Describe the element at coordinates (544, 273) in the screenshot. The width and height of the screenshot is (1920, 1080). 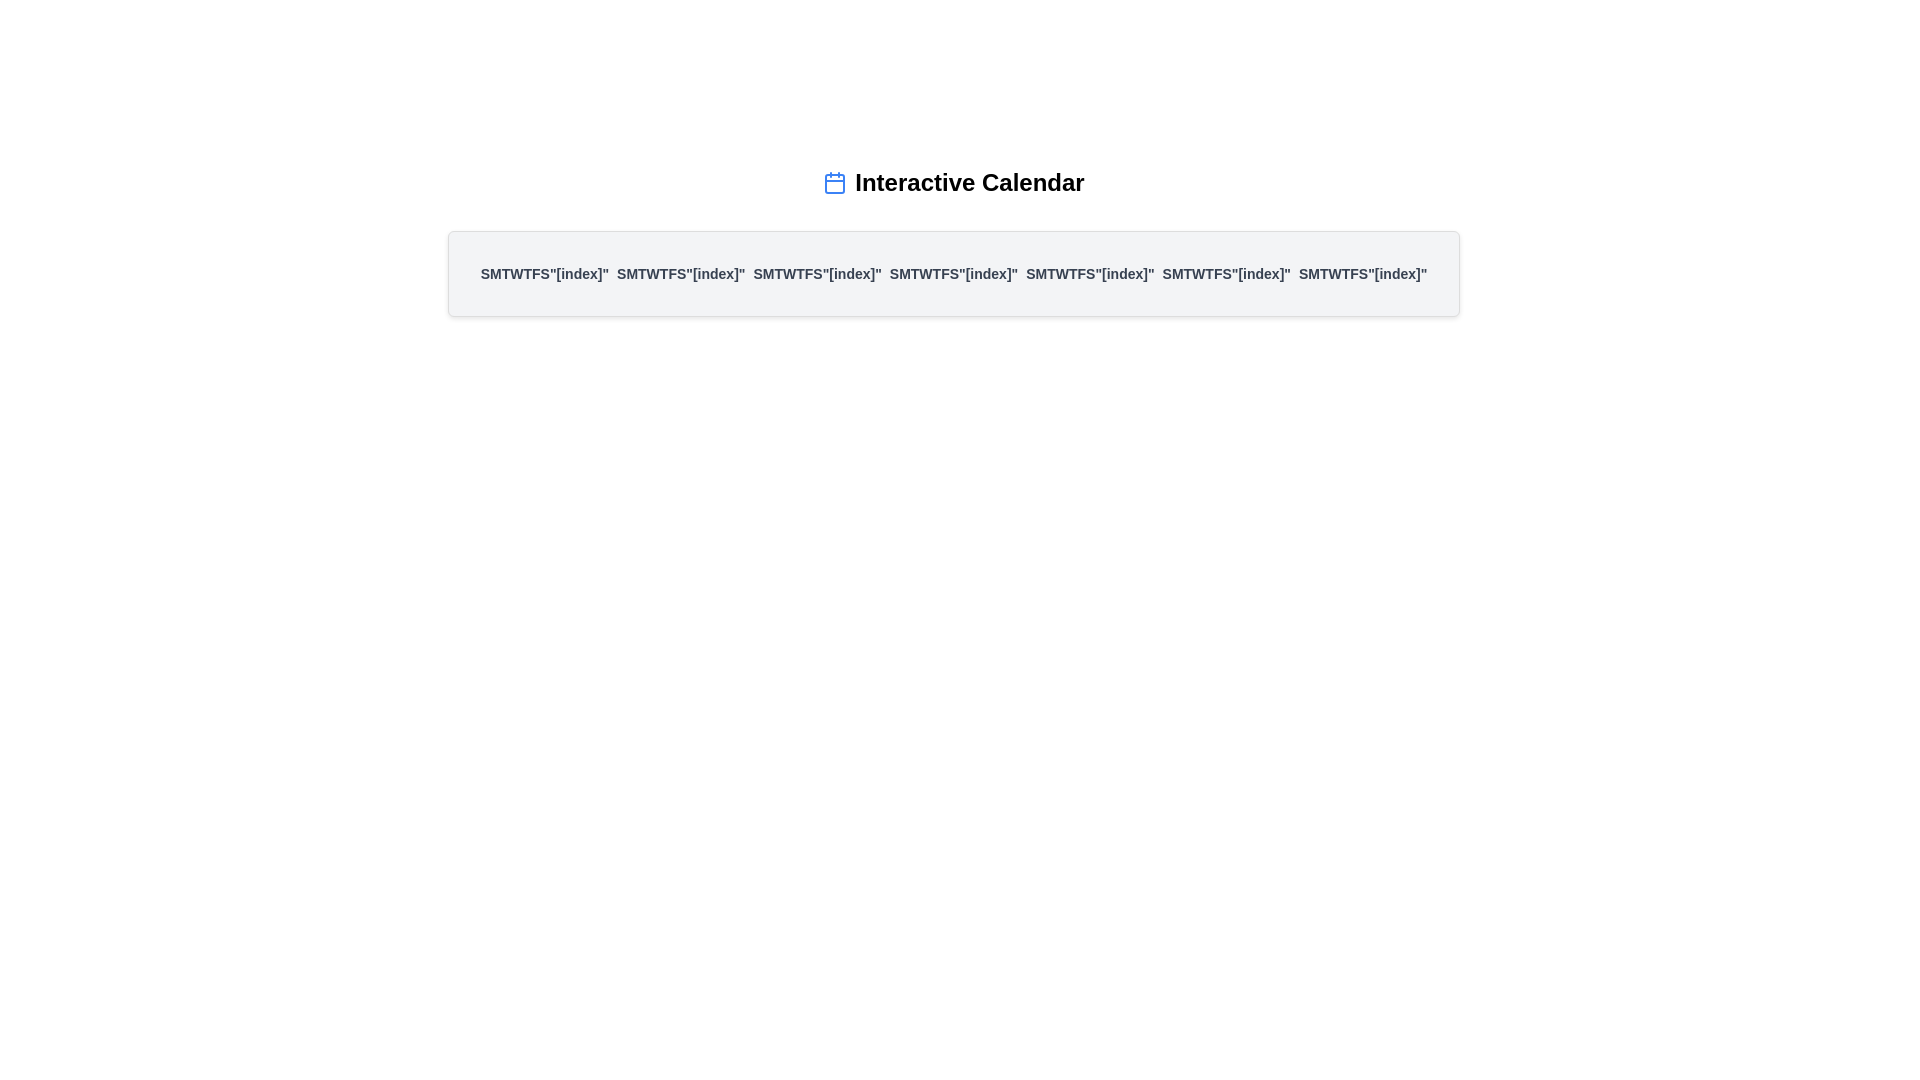
I see `the text label that serves as a header for the day structure in the calendar, positioned at the leftmost side of the grid` at that location.